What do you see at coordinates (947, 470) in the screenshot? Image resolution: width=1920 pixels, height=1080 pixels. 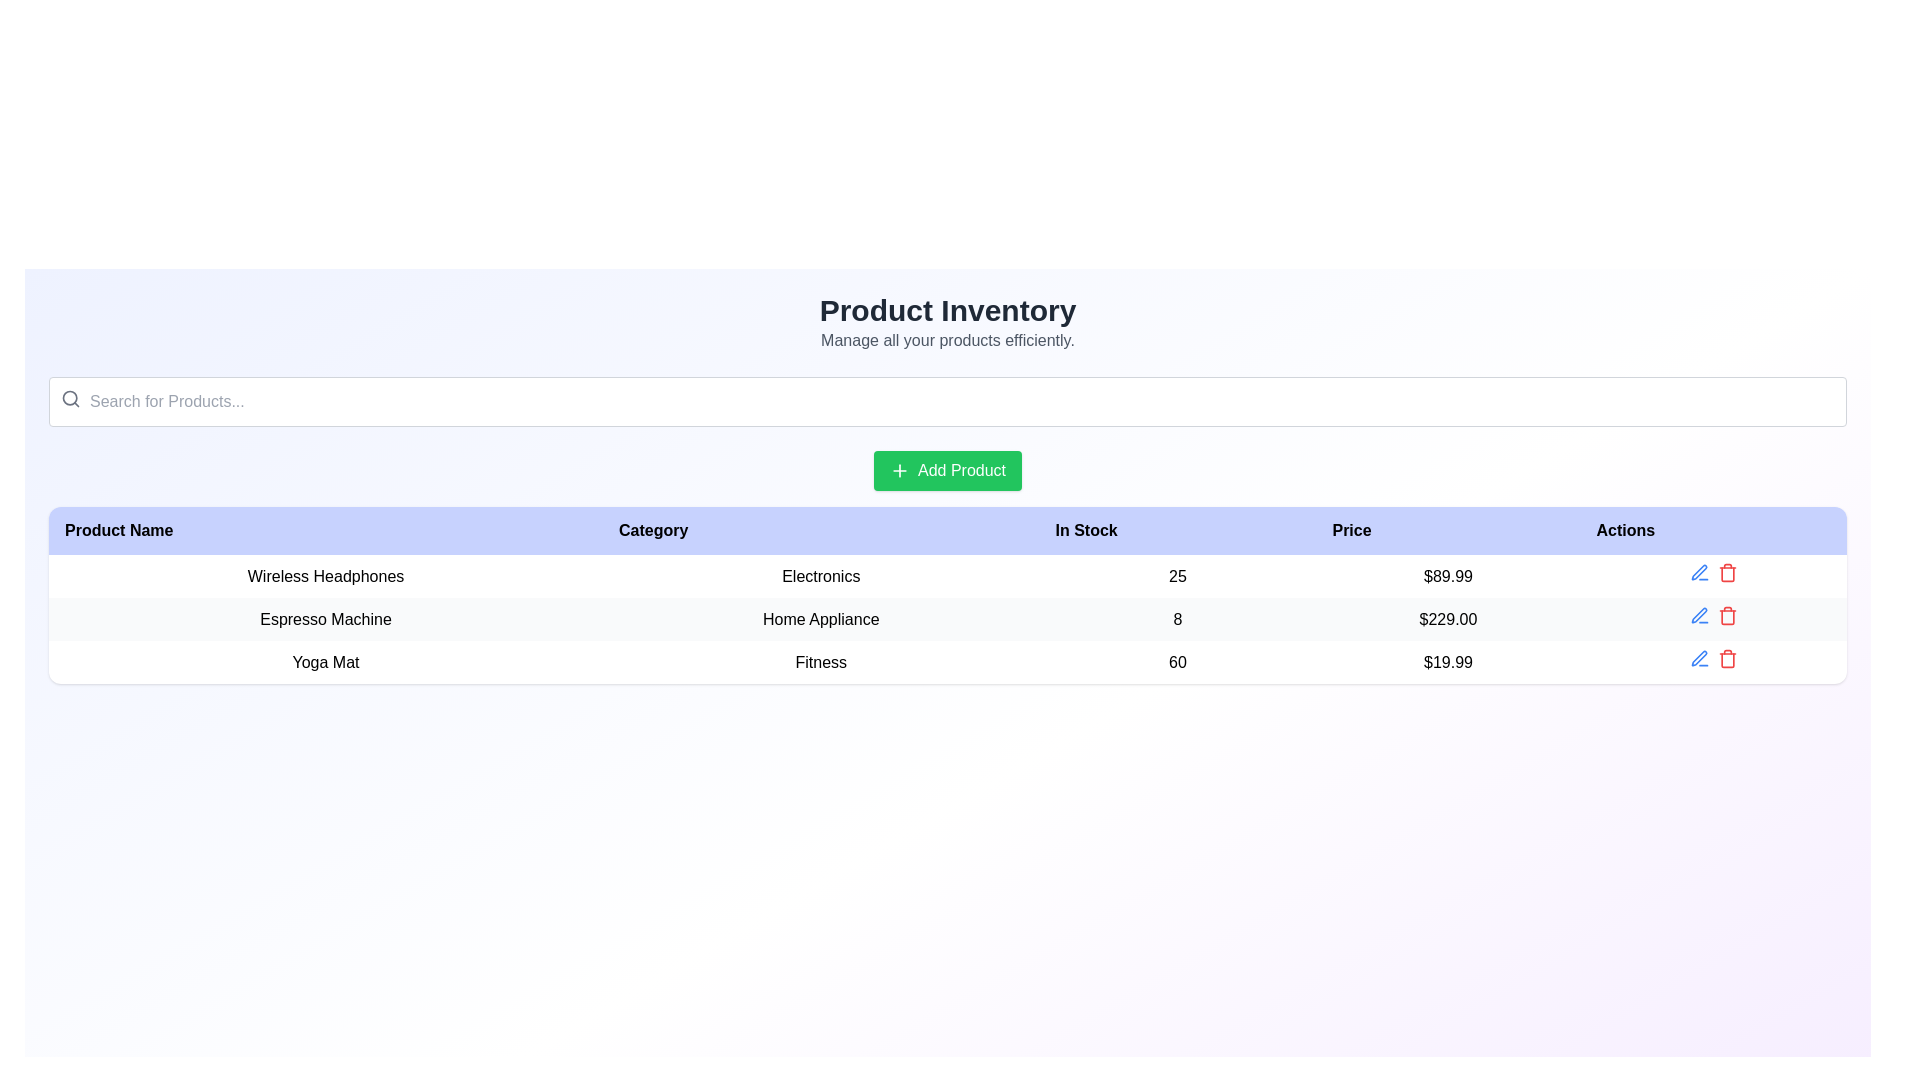 I see `the green 'Add Product' button with rounded corners, which is centrally located between the 'Product Inventory' header and the product table, to initiate adding a product` at bounding box center [947, 470].